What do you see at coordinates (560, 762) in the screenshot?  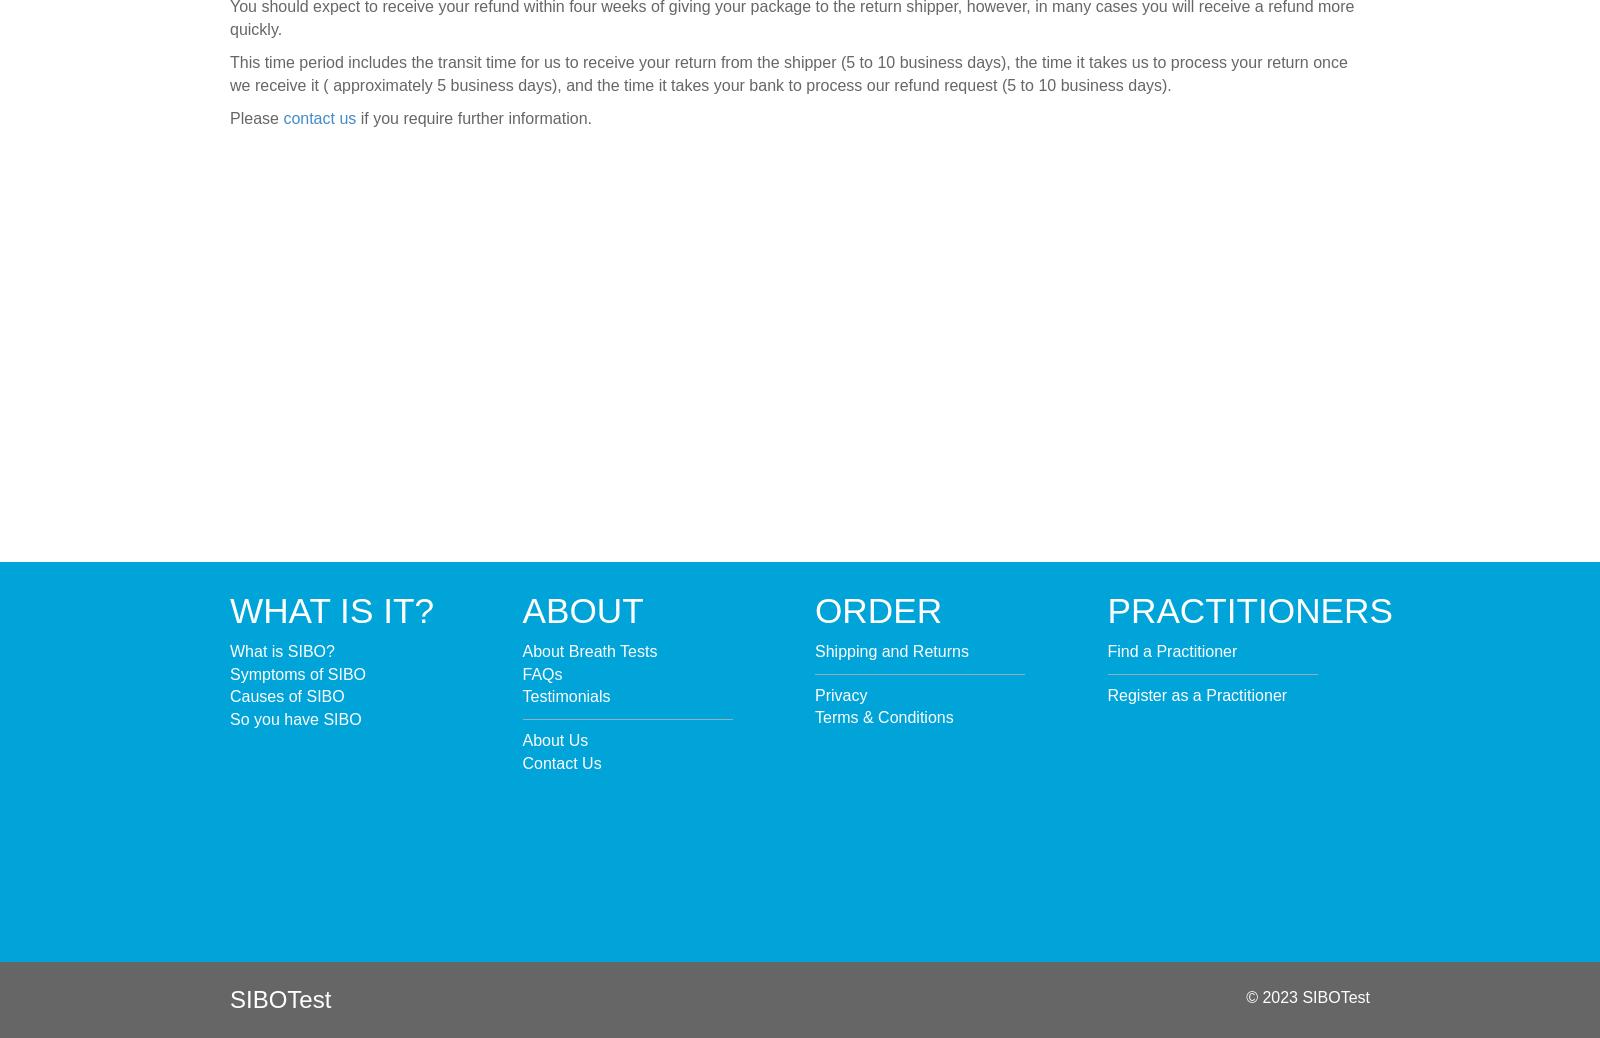 I see `'Contact Us'` at bounding box center [560, 762].